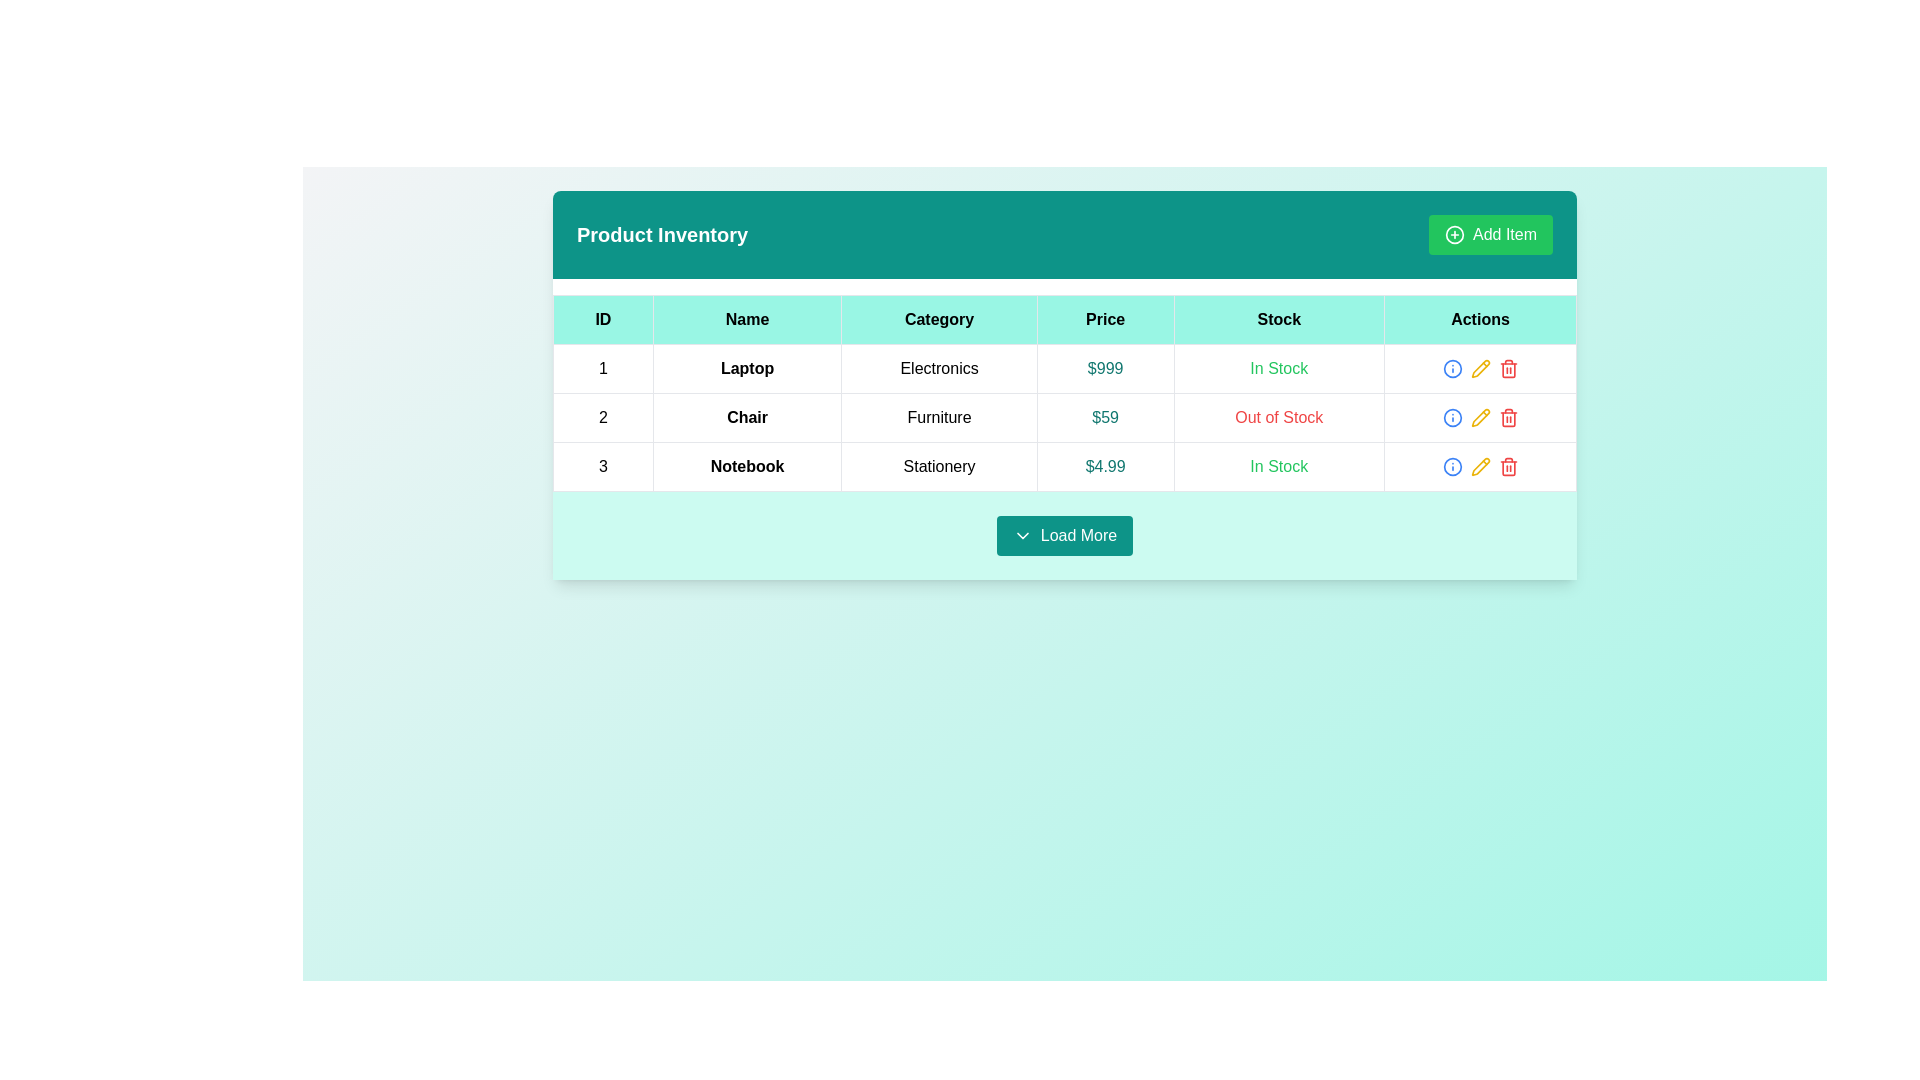 The image size is (1920, 1080). I want to click on the static text element displaying 'Laptop', which is styled in bold font and part of a table layout, located in the second column of the first row under 'Name', so click(746, 369).